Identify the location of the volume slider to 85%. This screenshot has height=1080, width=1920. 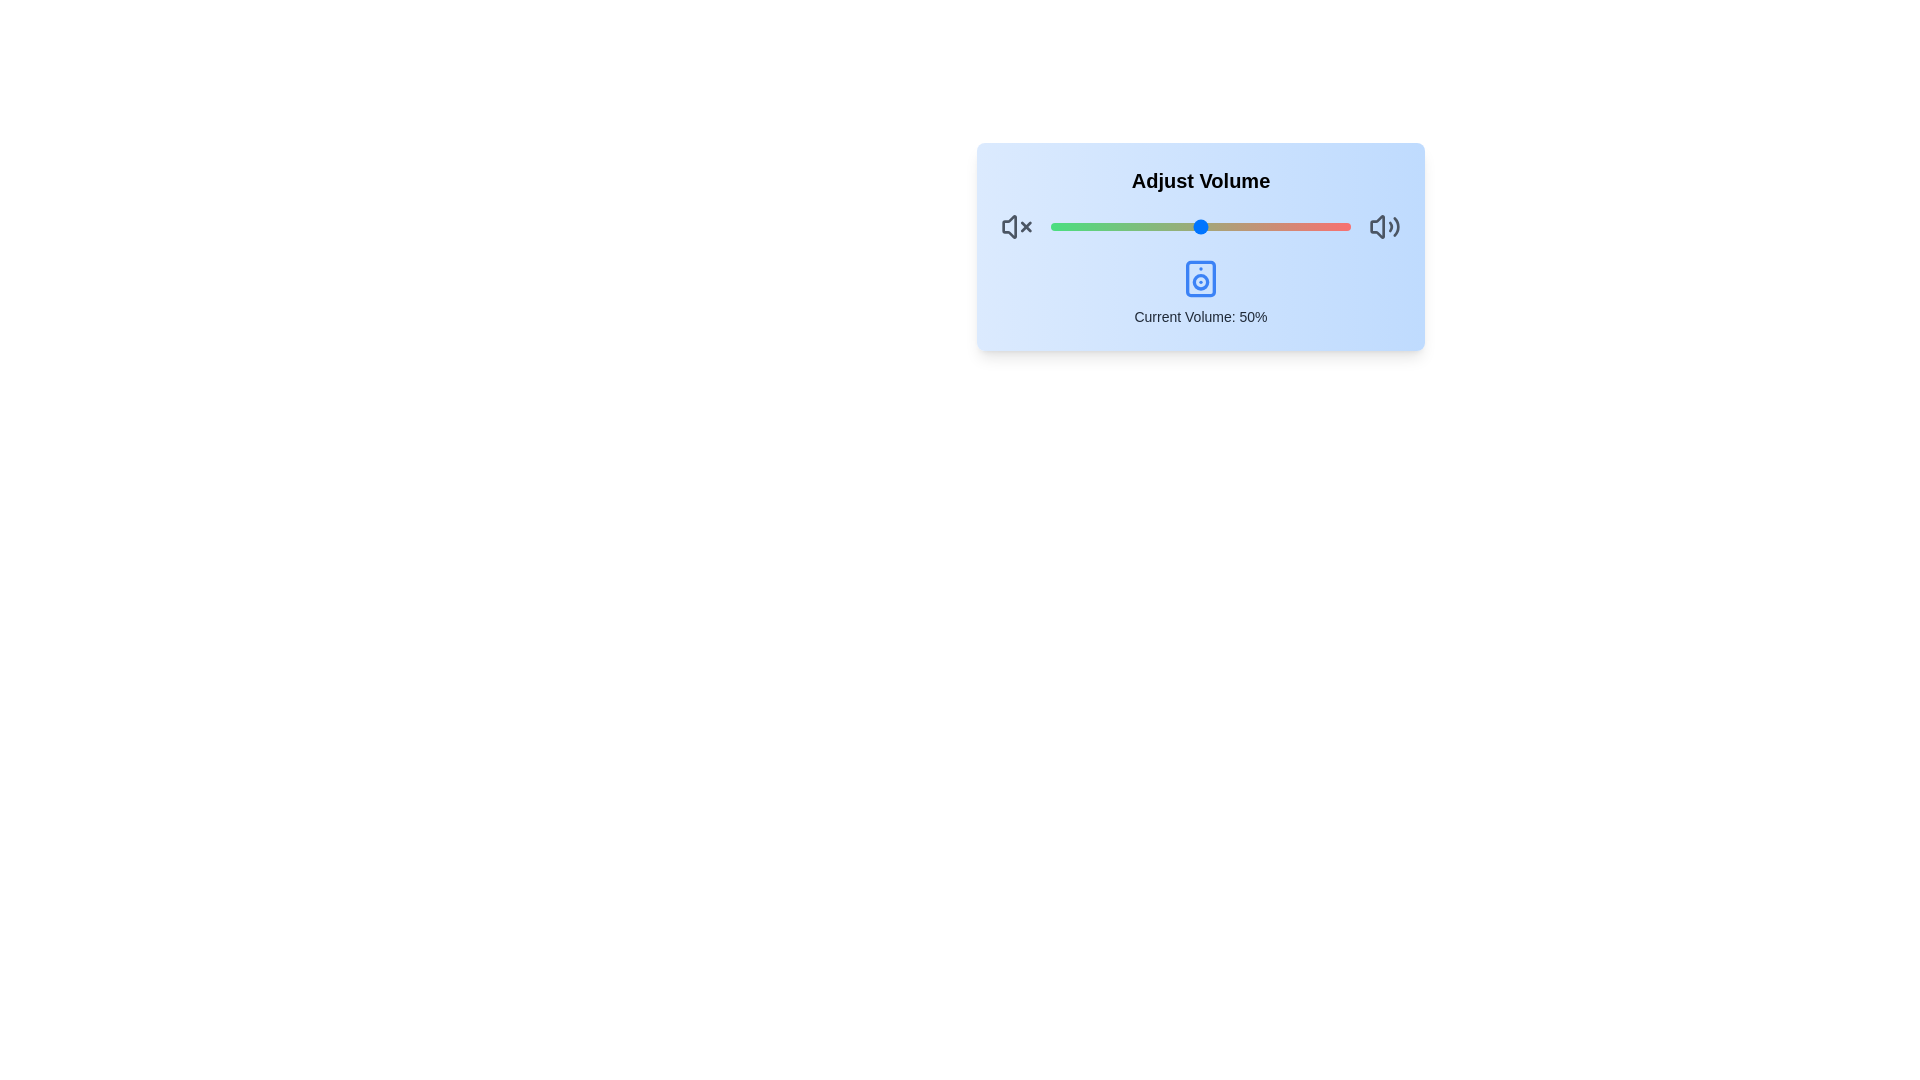
(1305, 226).